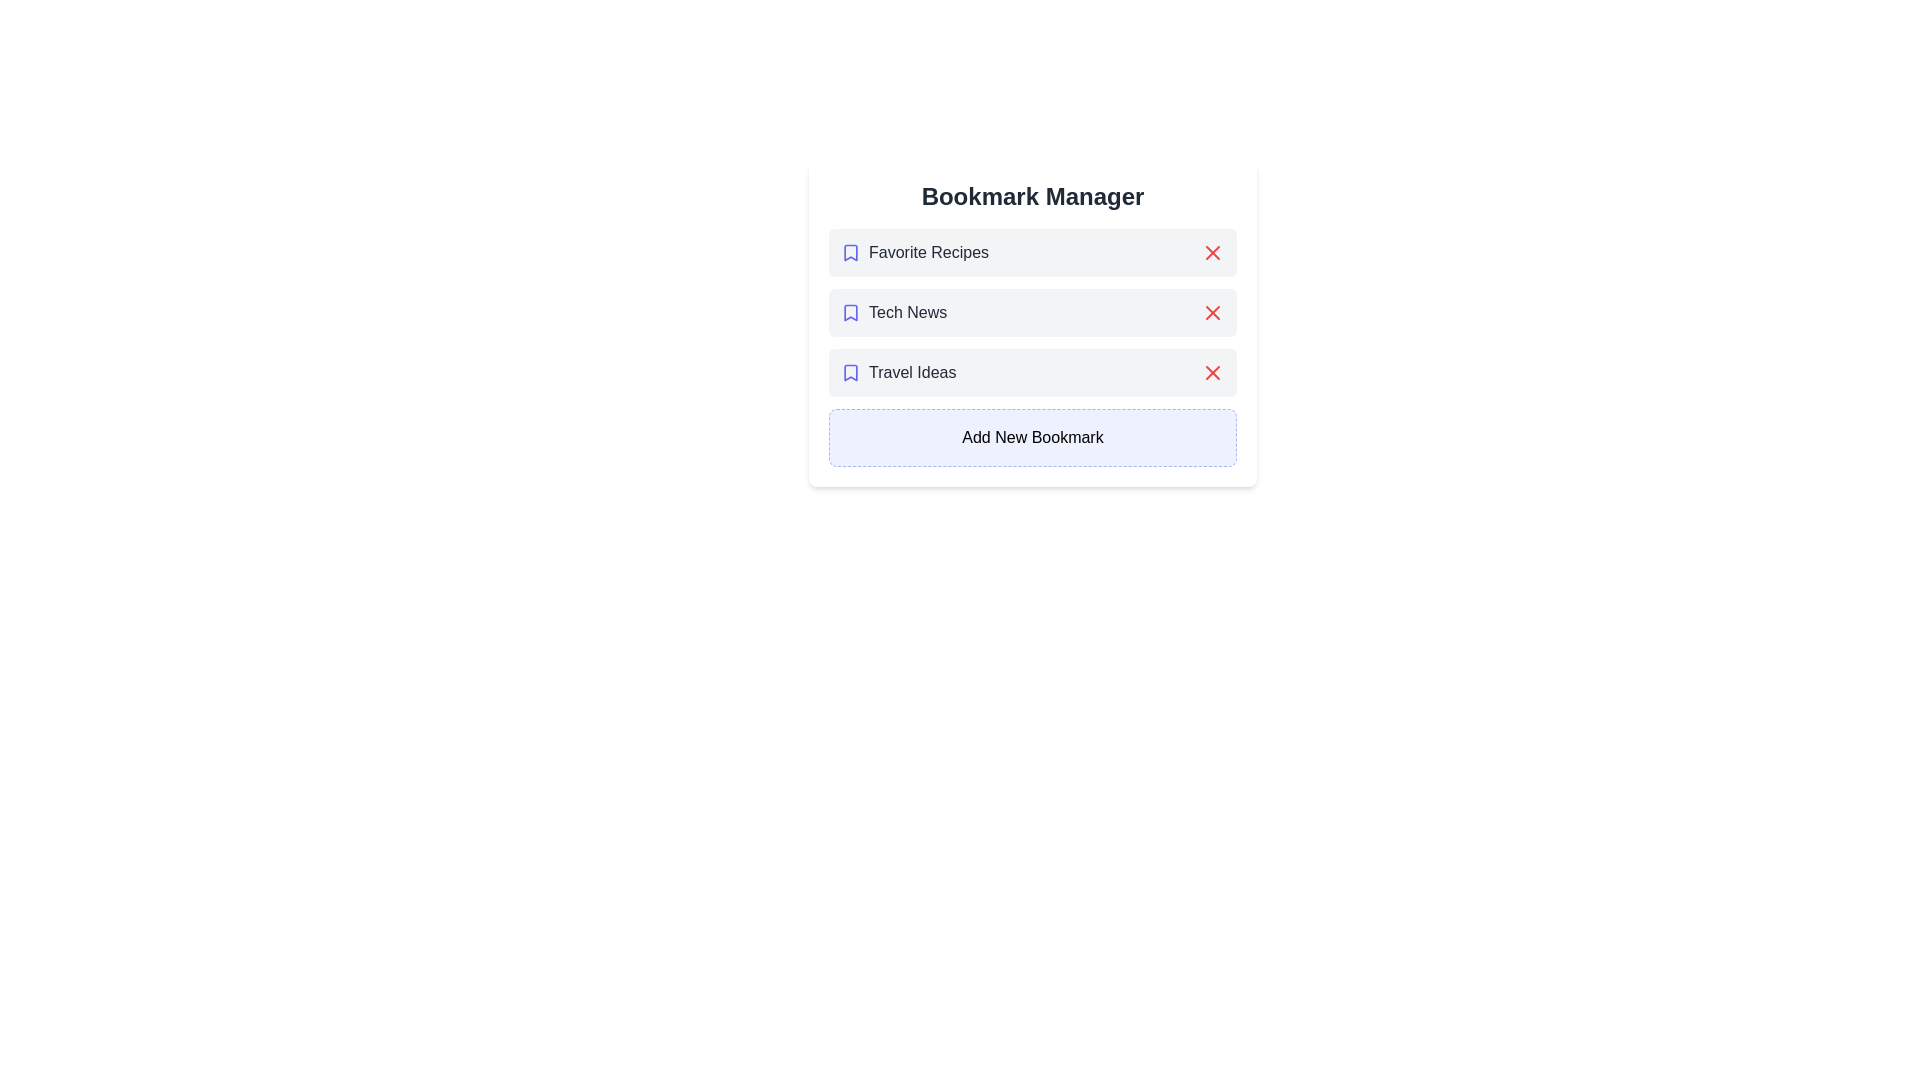  Describe the element at coordinates (1212, 252) in the screenshot. I see `remove button next to the bookmark titled Favorite Recipes` at that location.